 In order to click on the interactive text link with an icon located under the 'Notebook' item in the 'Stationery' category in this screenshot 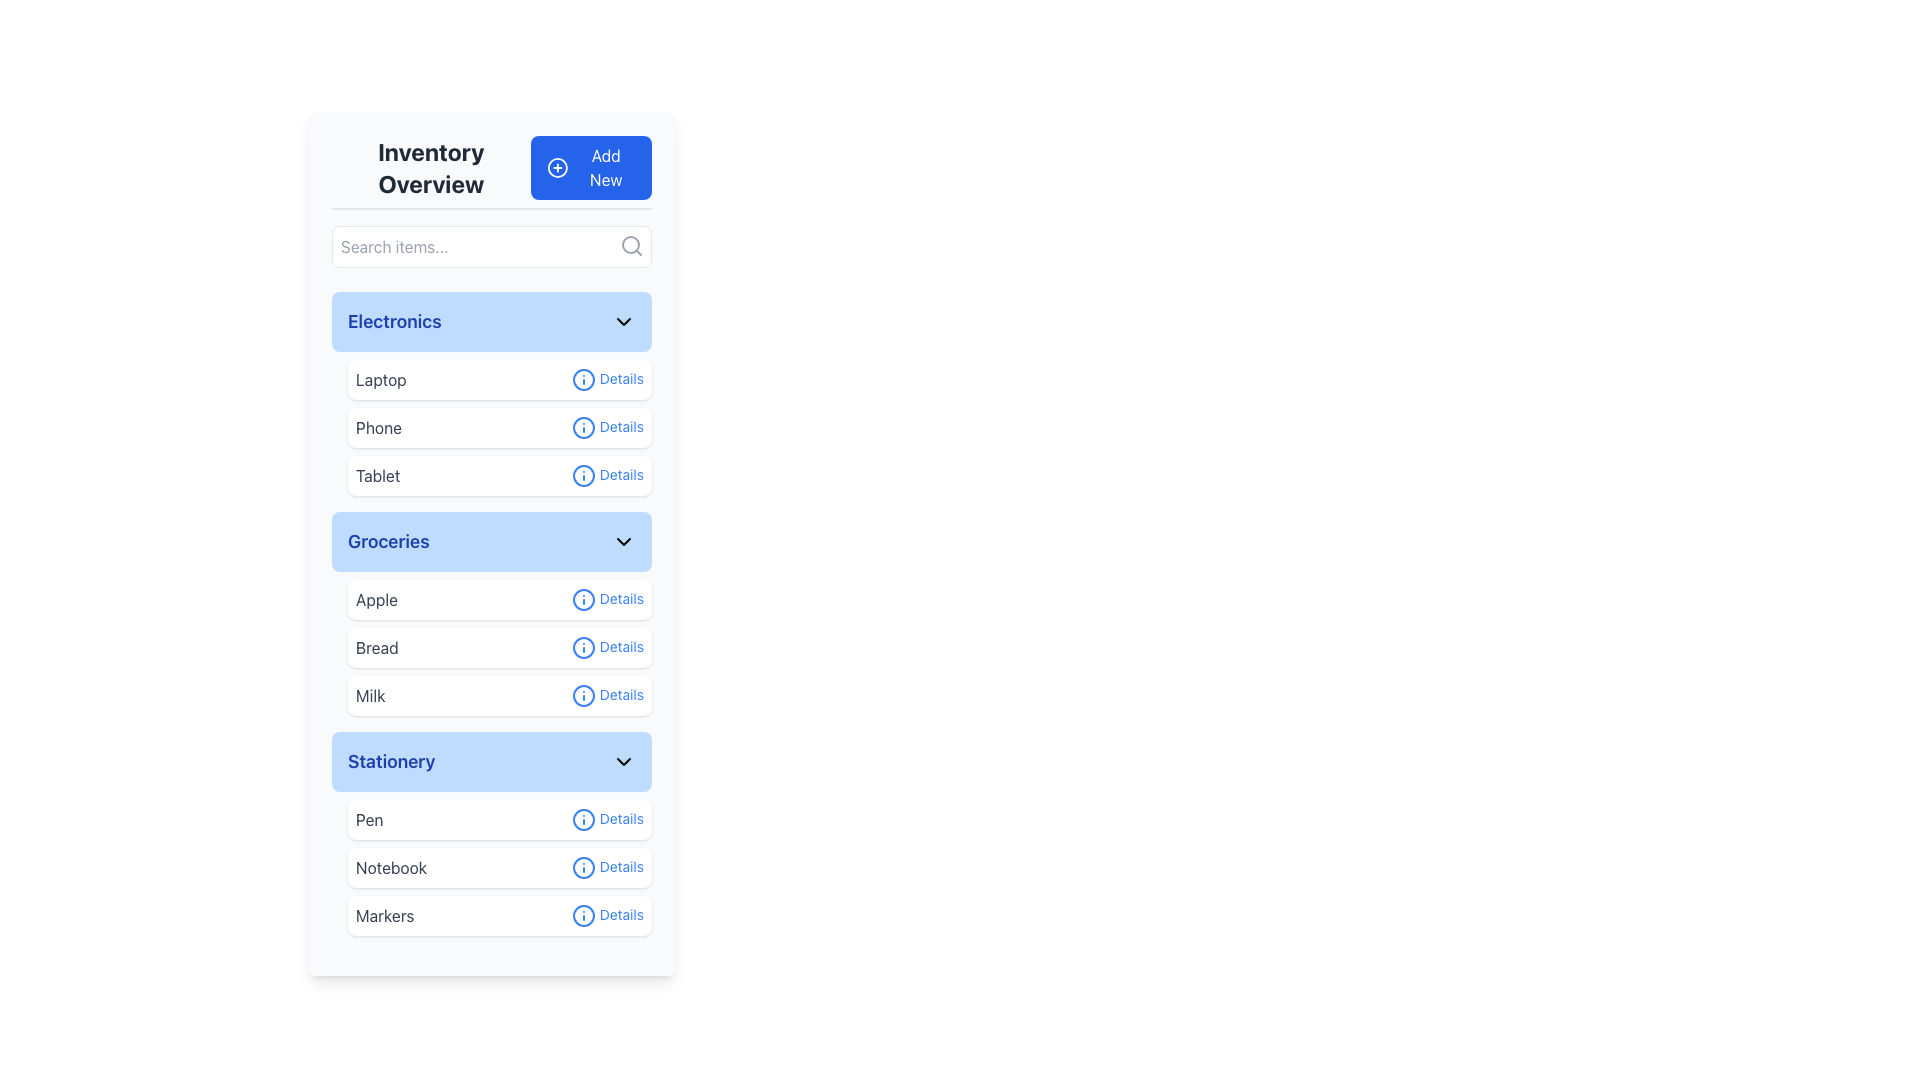, I will do `click(606, 866)`.